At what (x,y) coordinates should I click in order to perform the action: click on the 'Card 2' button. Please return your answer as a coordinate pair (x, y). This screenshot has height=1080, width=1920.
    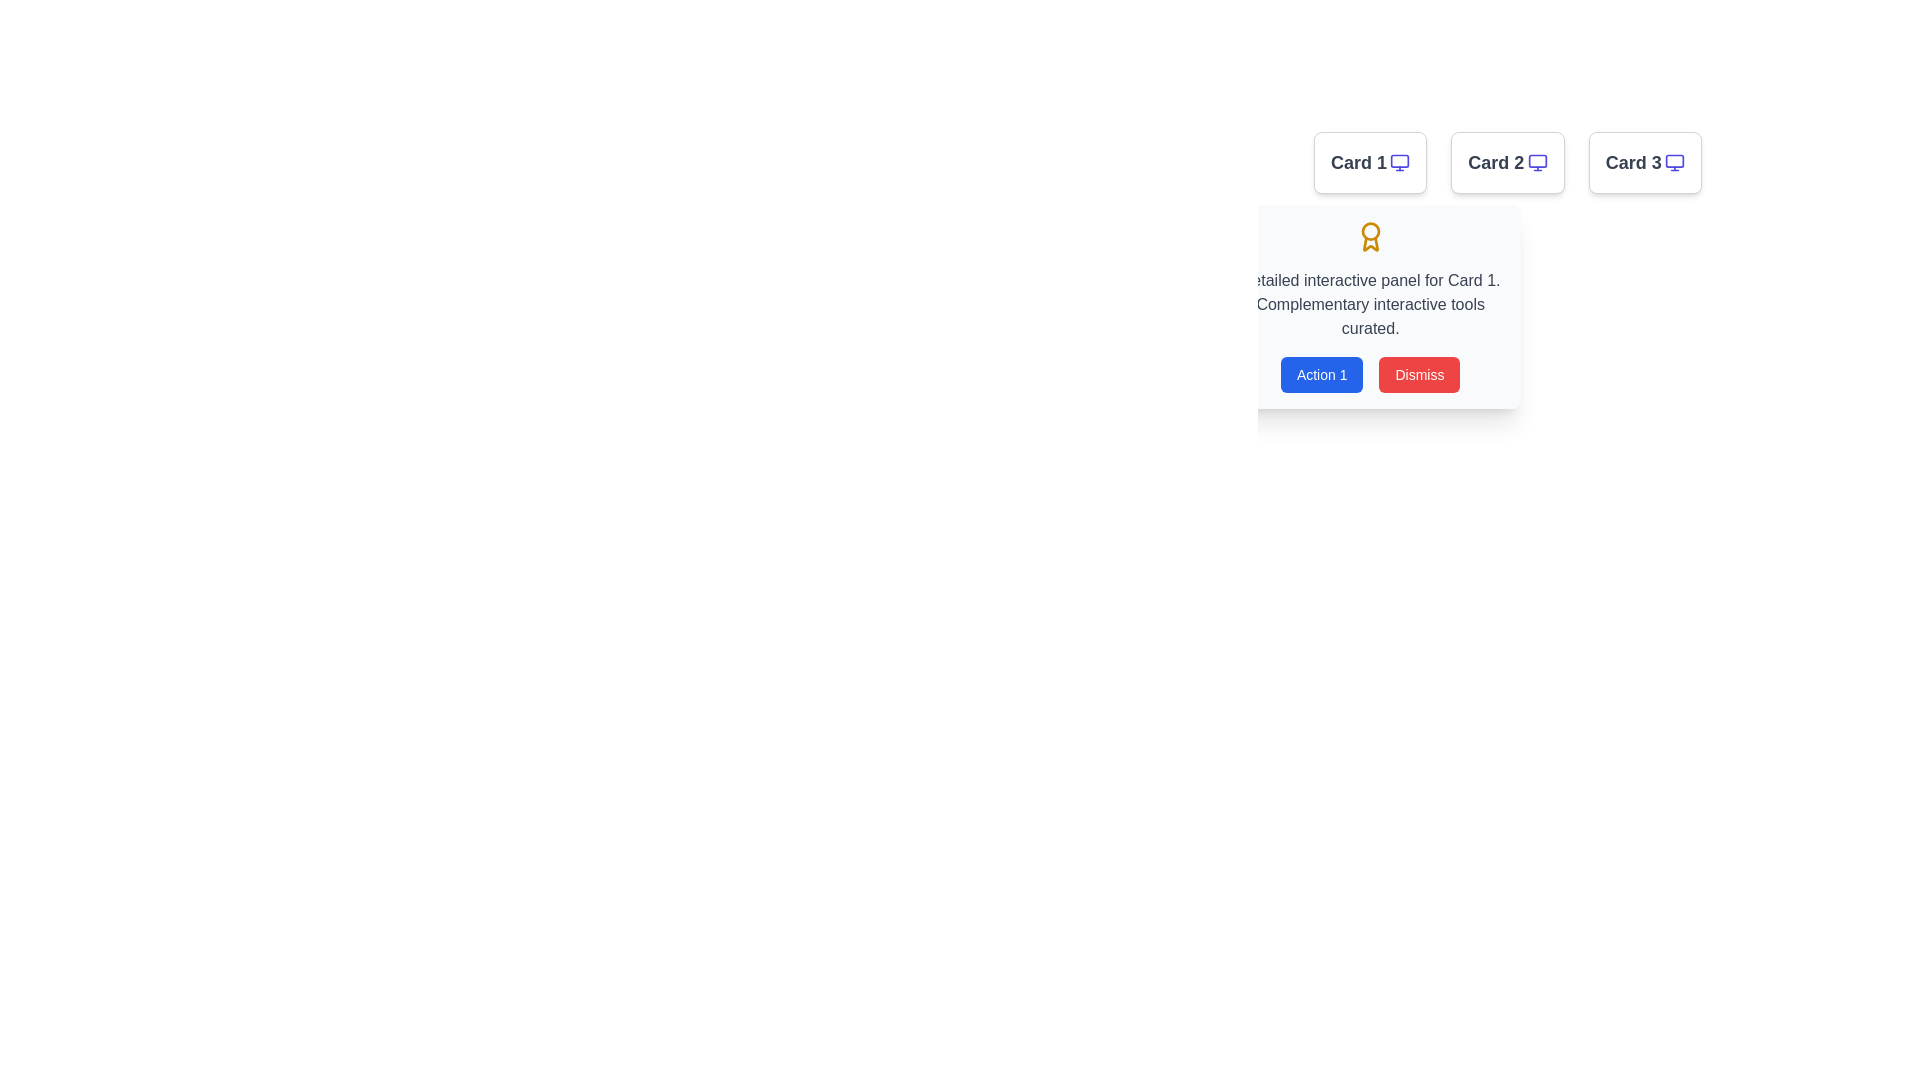
    Looking at the image, I should click on (1507, 161).